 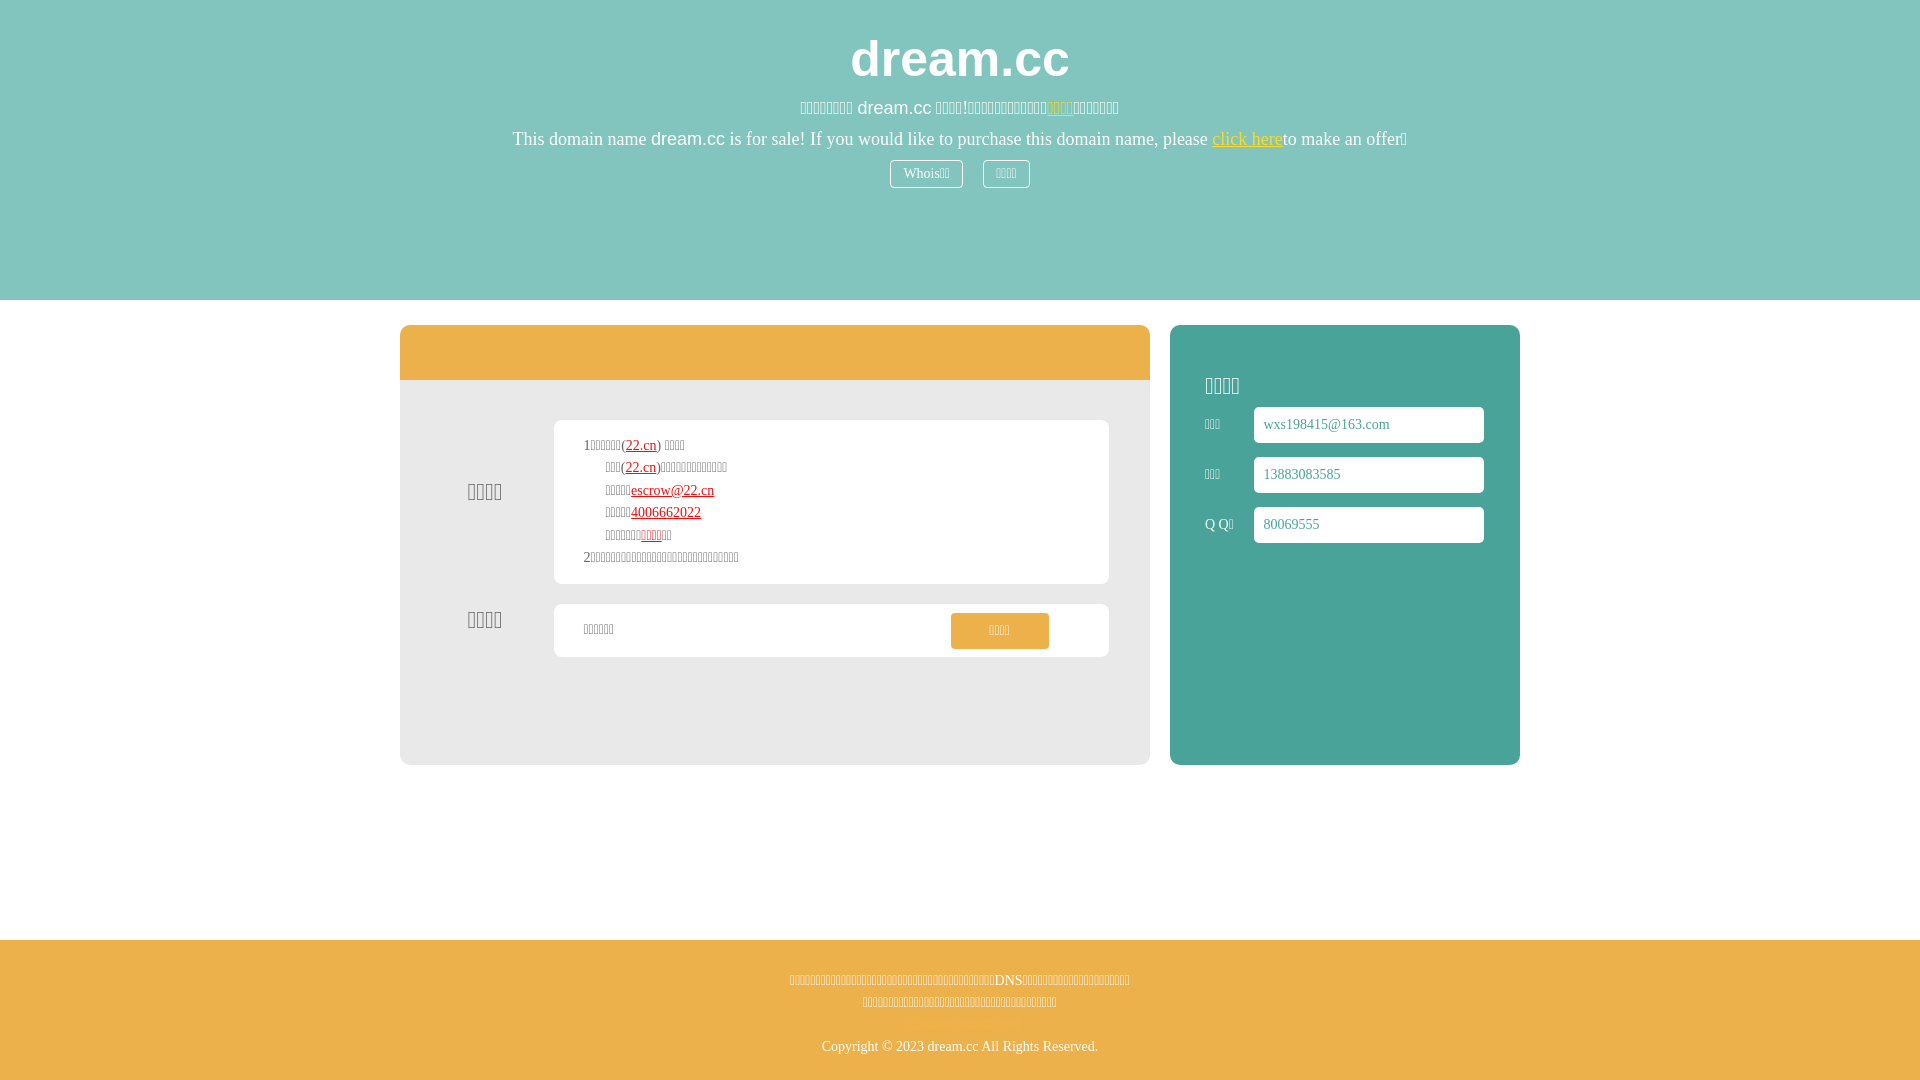 What do you see at coordinates (641, 444) in the screenshot?
I see `'22.cn'` at bounding box center [641, 444].